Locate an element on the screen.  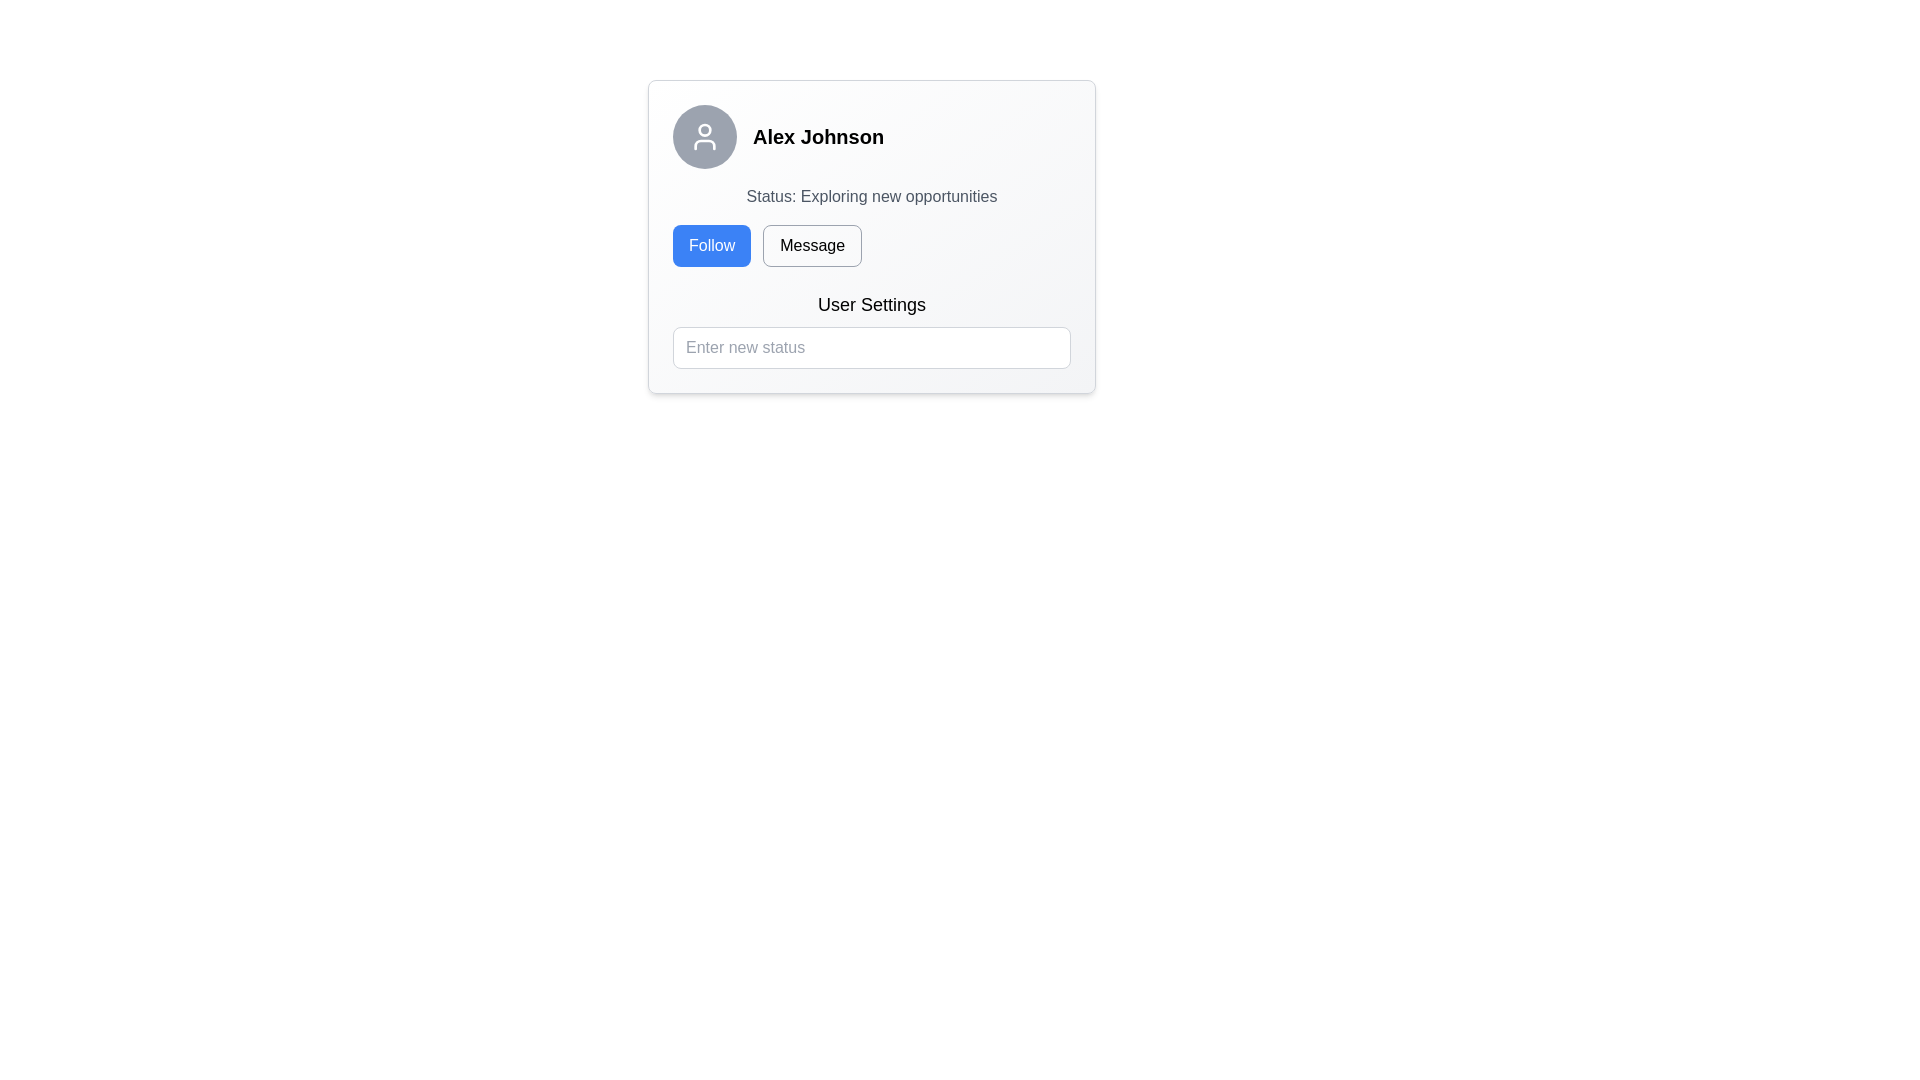
the Text Label displaying the user's current status, located below 'Alex Johnson' and above the 'Follow' and 'Message' buttons is located at coordinates (872, 196).